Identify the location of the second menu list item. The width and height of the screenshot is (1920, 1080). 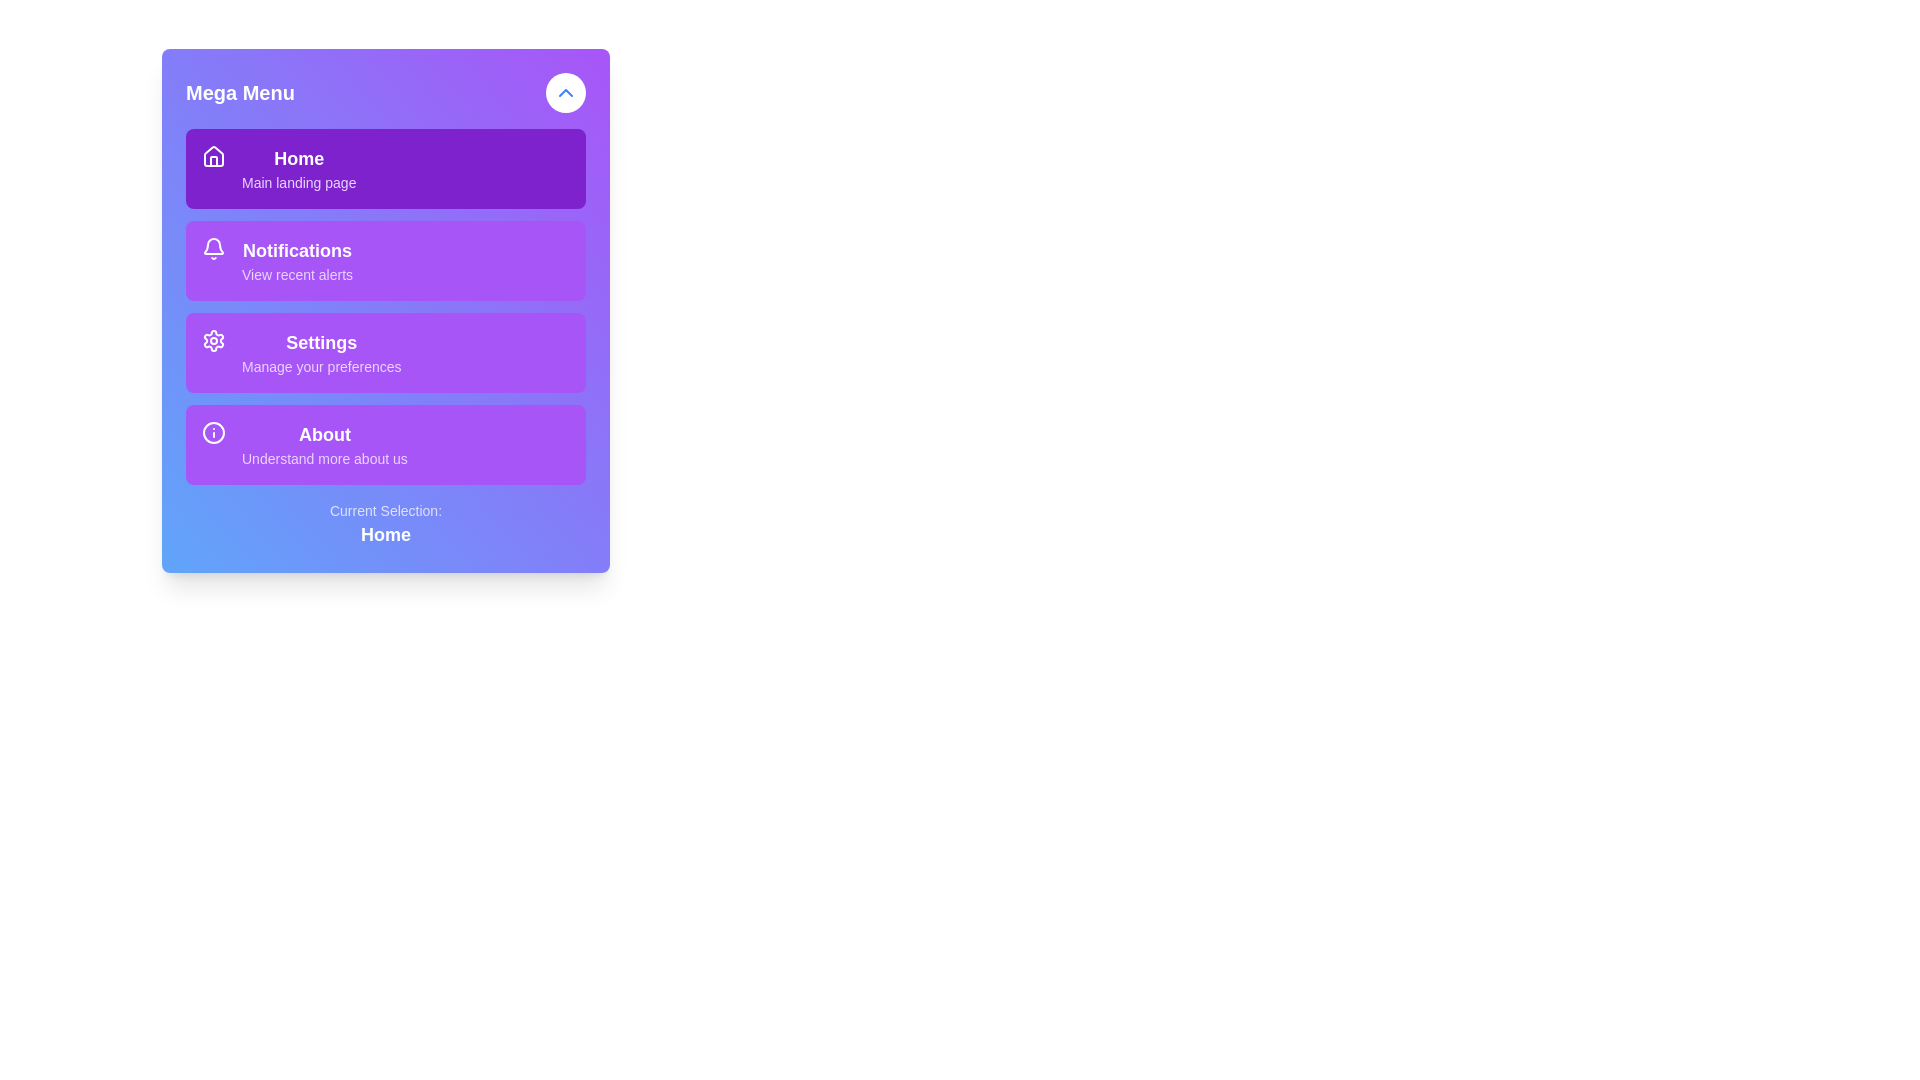
(385, 307).